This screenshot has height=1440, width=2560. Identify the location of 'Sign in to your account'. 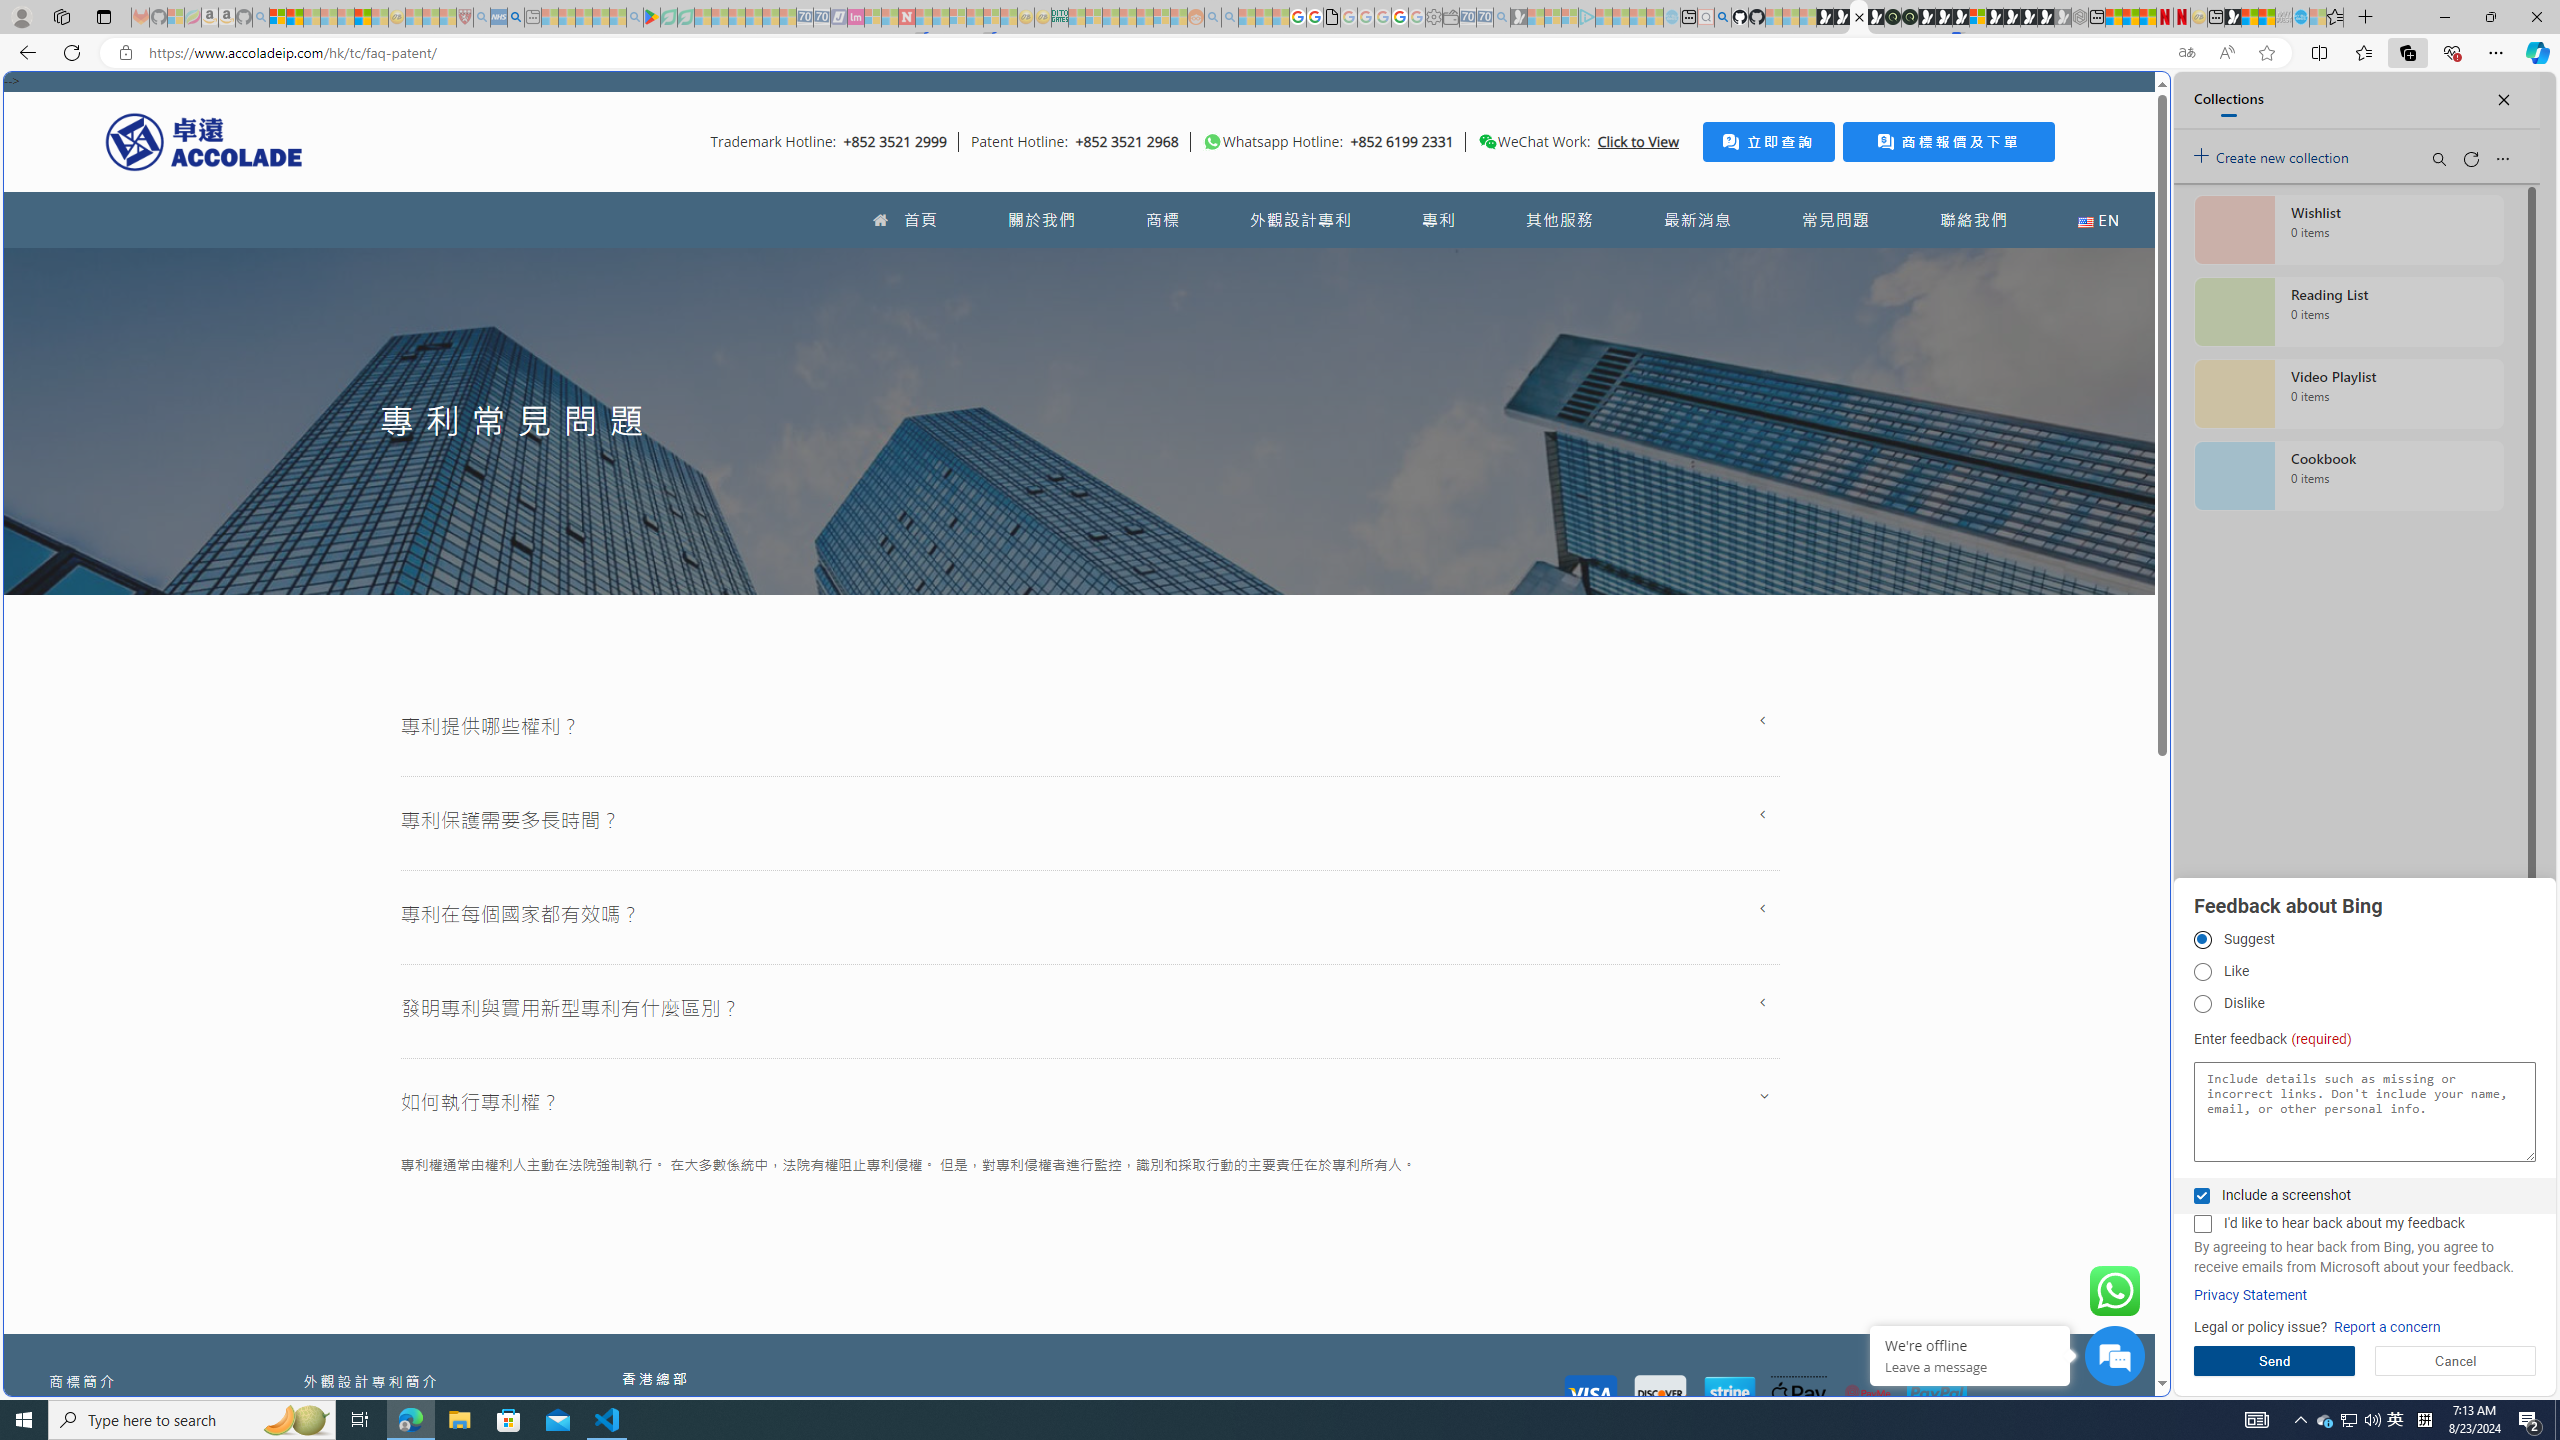
(1977, 16).